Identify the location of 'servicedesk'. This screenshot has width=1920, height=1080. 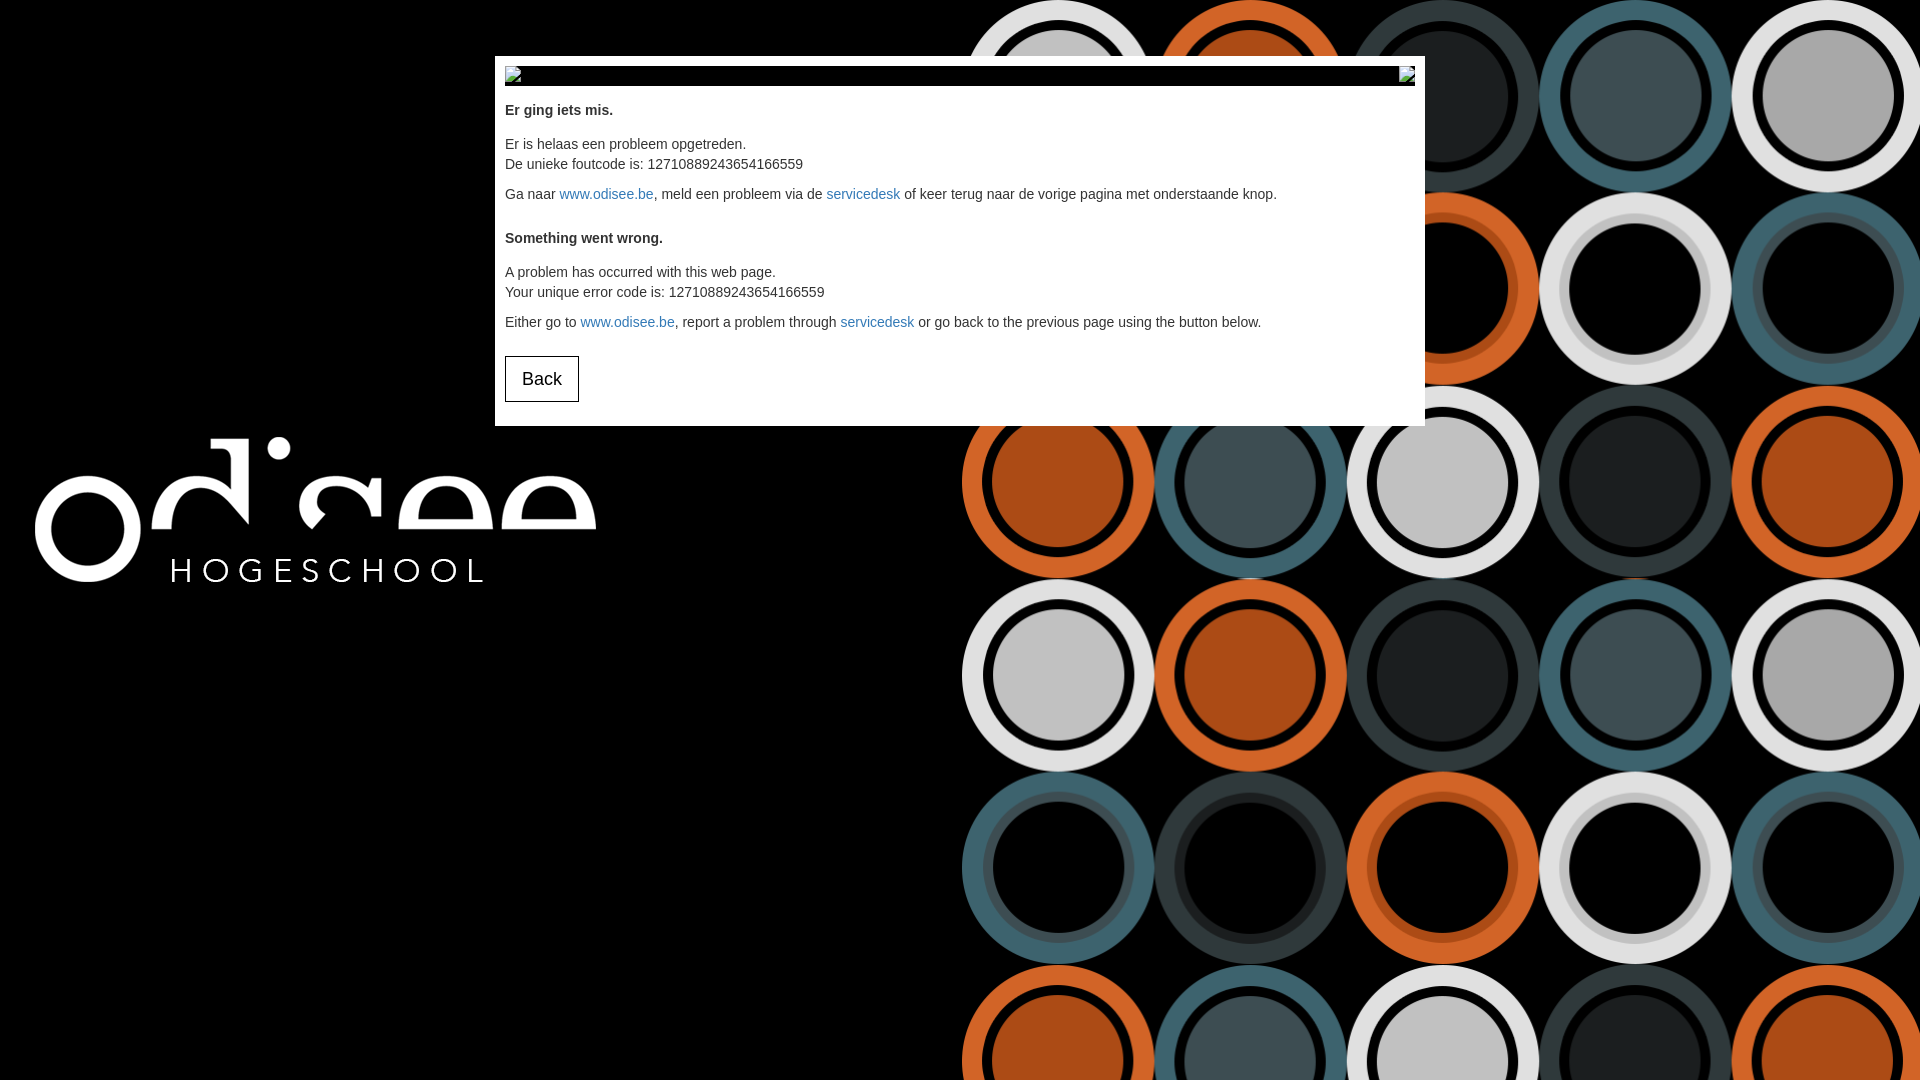
(863, 193).